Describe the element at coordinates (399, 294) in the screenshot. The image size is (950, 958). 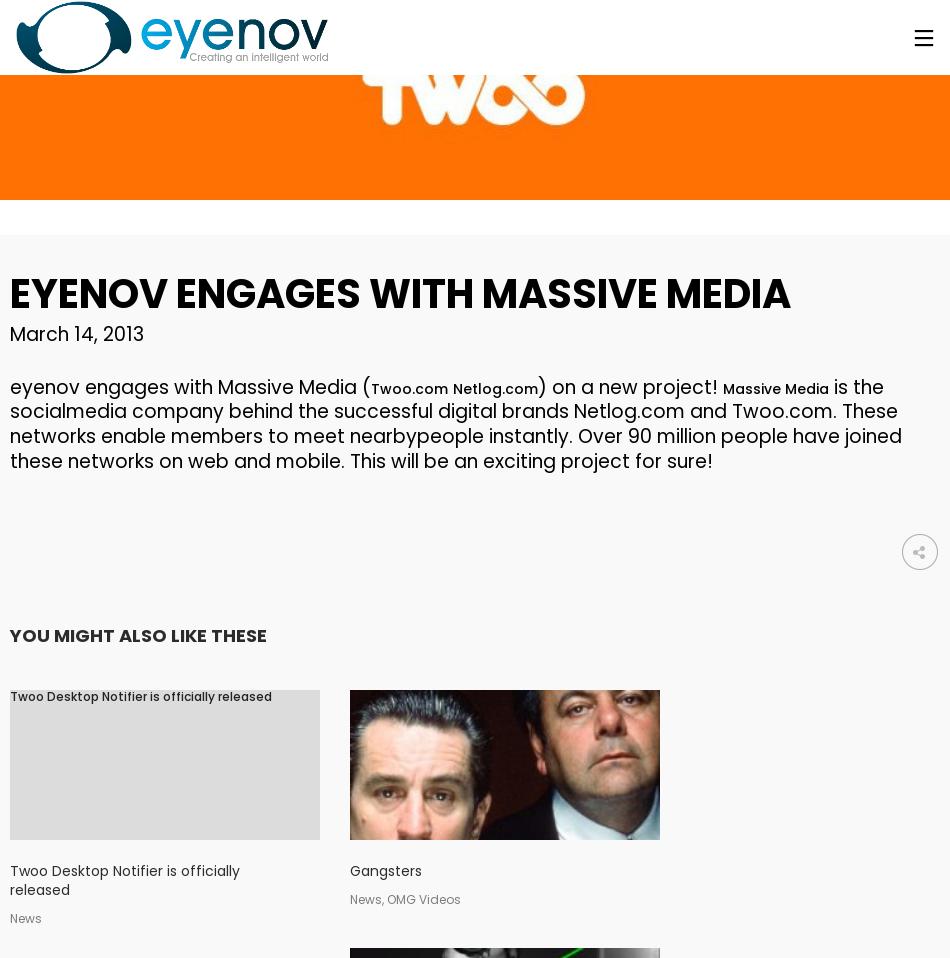
I see `'eyenov engages with Massive Media'` at that location.